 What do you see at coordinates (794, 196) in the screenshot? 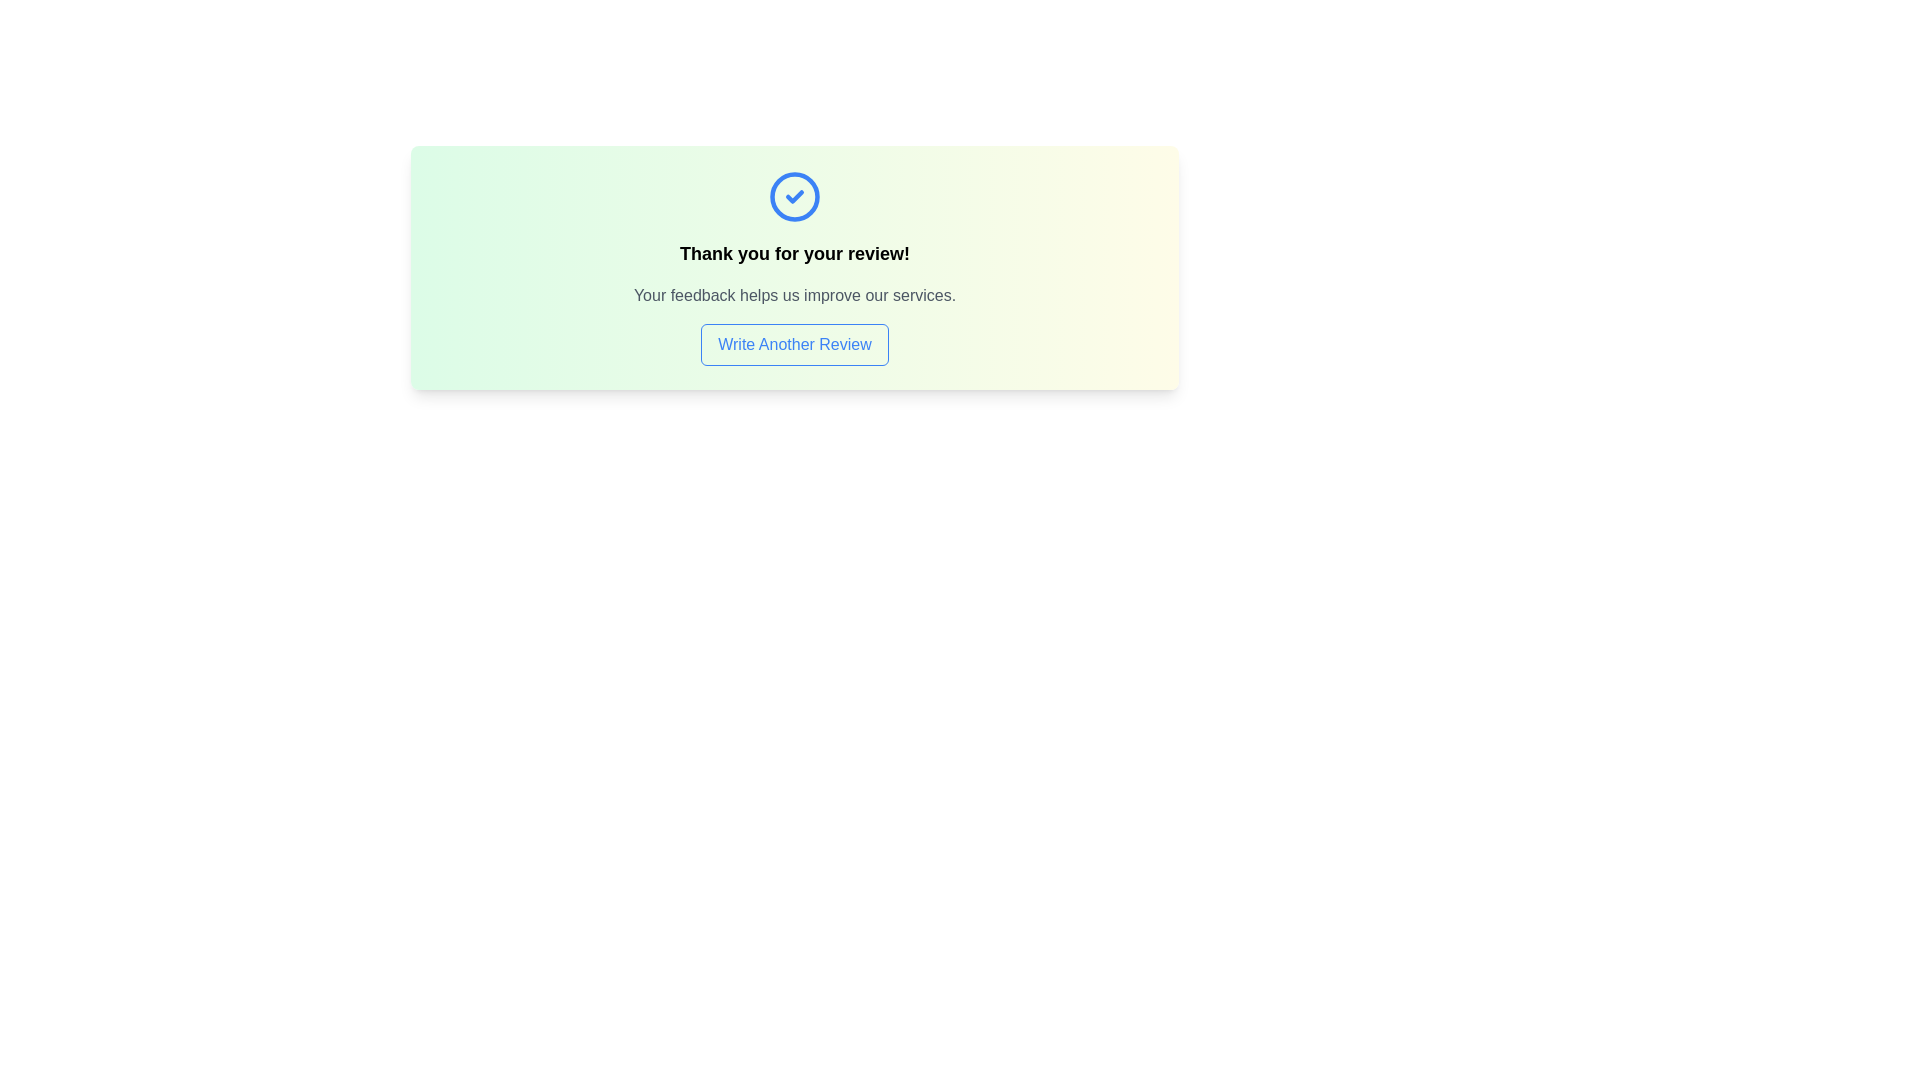
I see `the SVG circle component indicating a successful operation, which is part of the icon above the text 'Thank you for your review!'` at bounding box center [794, 196].